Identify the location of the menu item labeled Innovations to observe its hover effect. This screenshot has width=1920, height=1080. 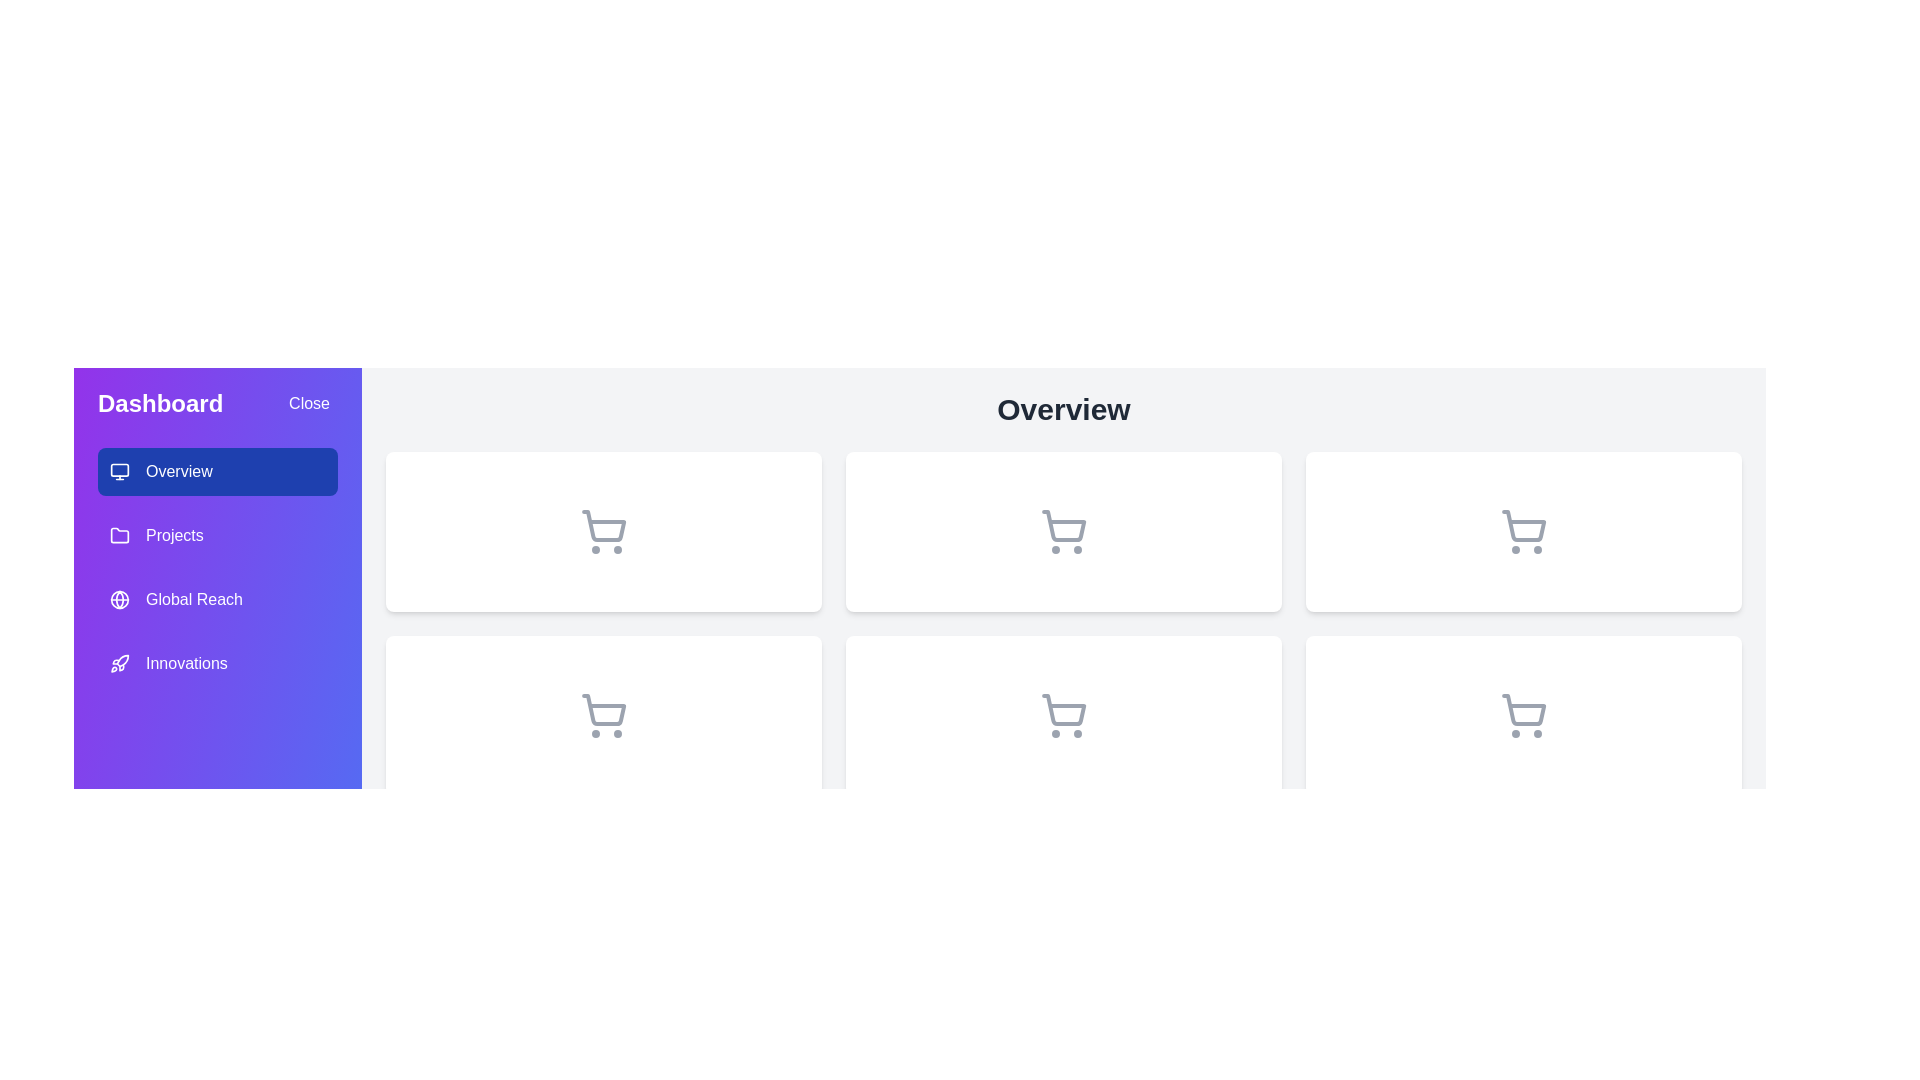
(217, 663).